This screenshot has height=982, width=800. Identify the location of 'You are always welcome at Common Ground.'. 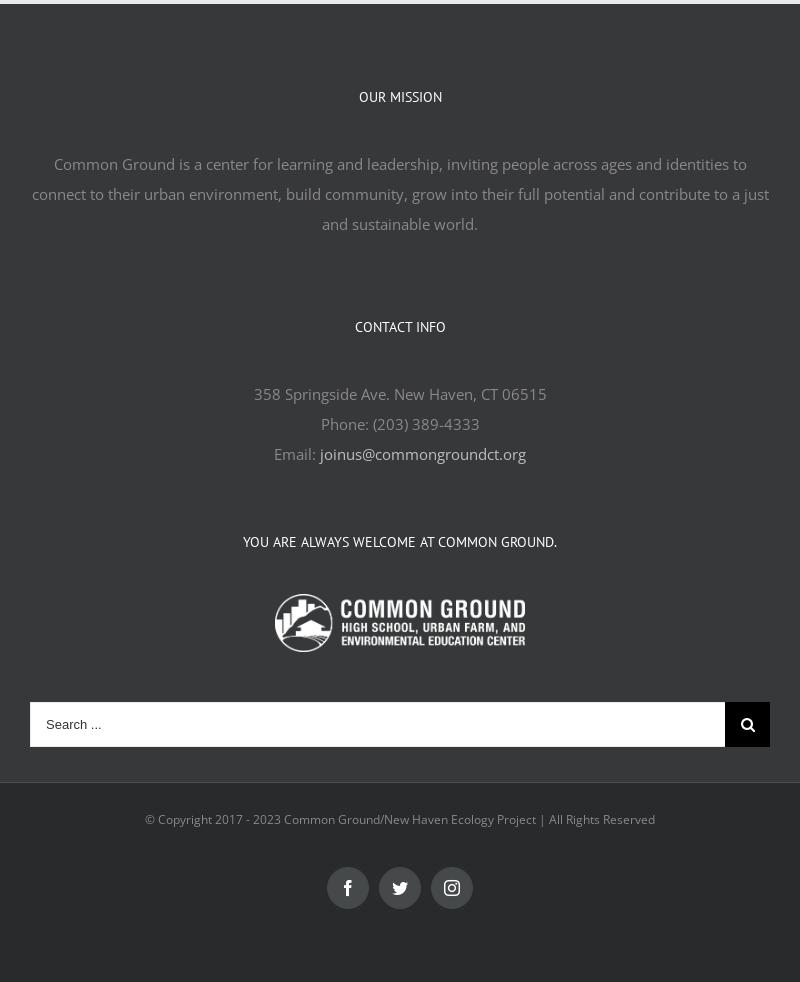
(400, 540).